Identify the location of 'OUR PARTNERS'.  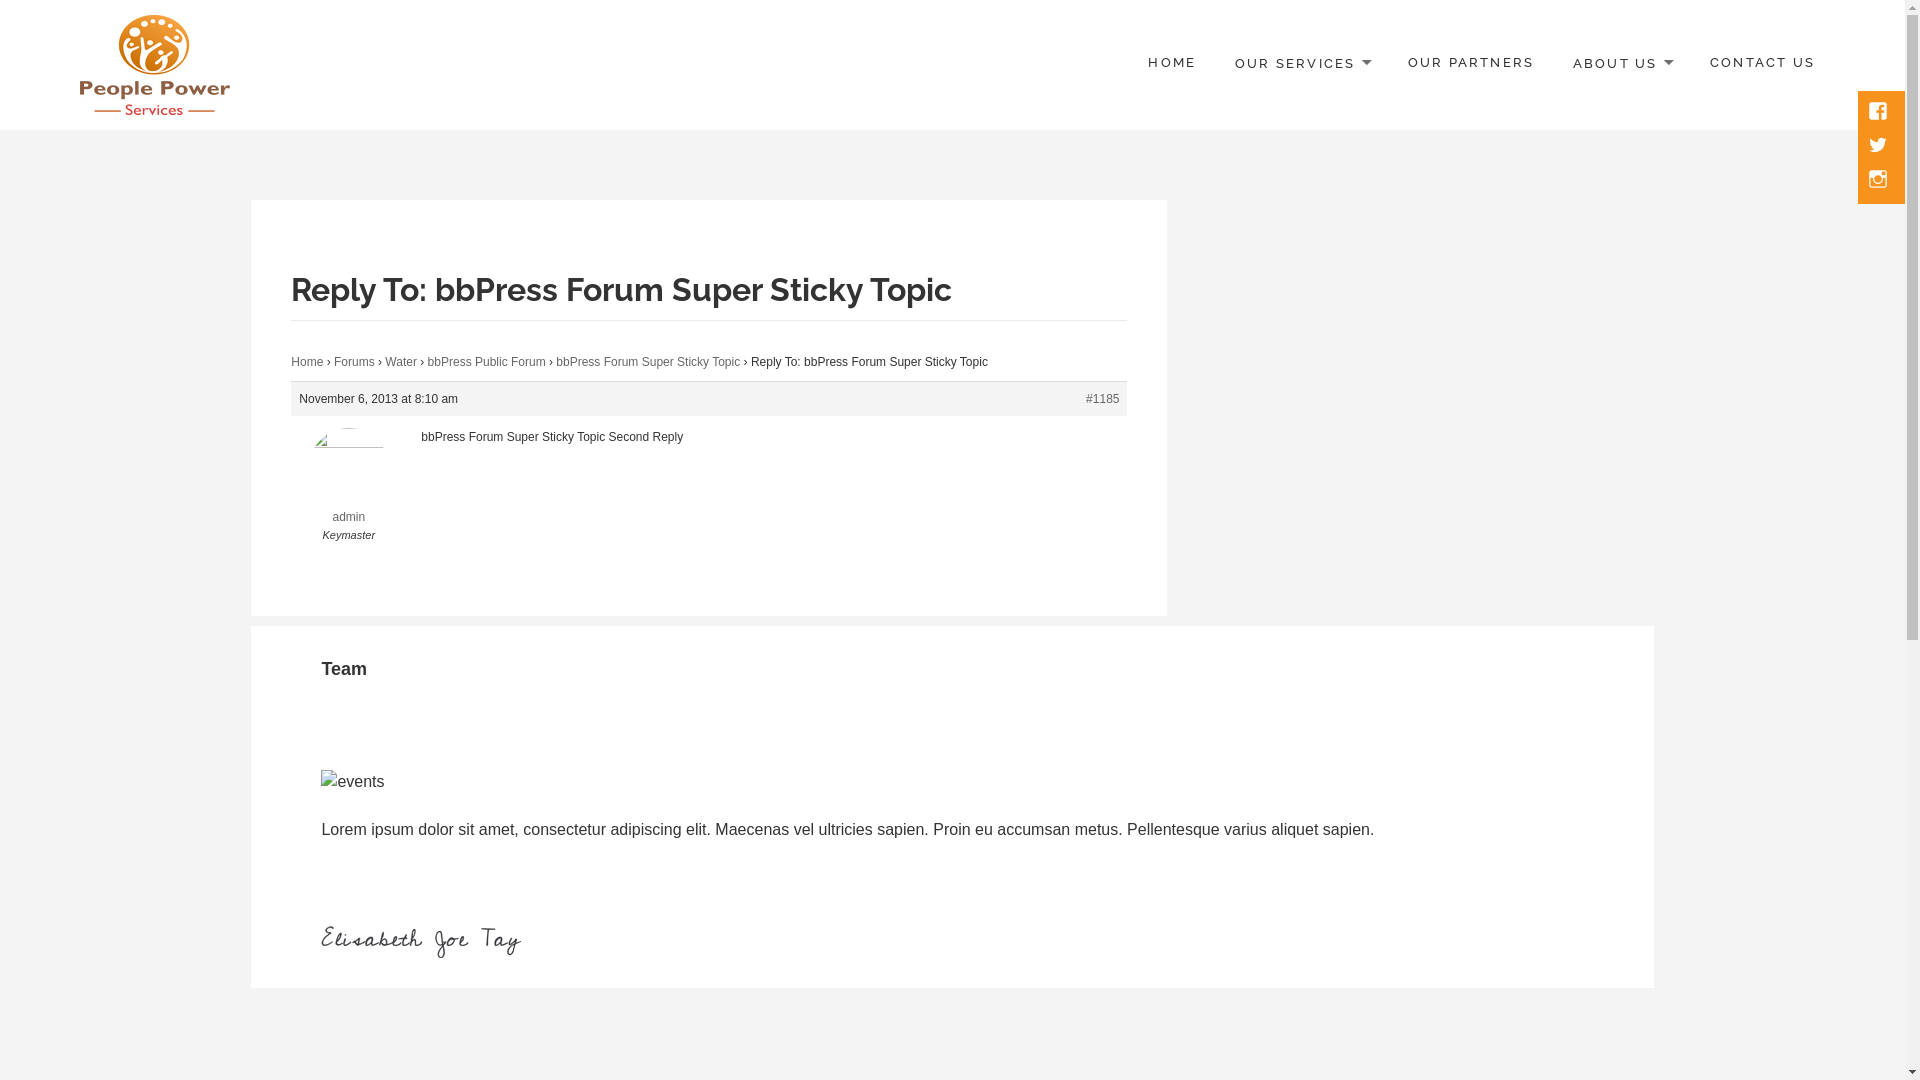
(1471, 63).